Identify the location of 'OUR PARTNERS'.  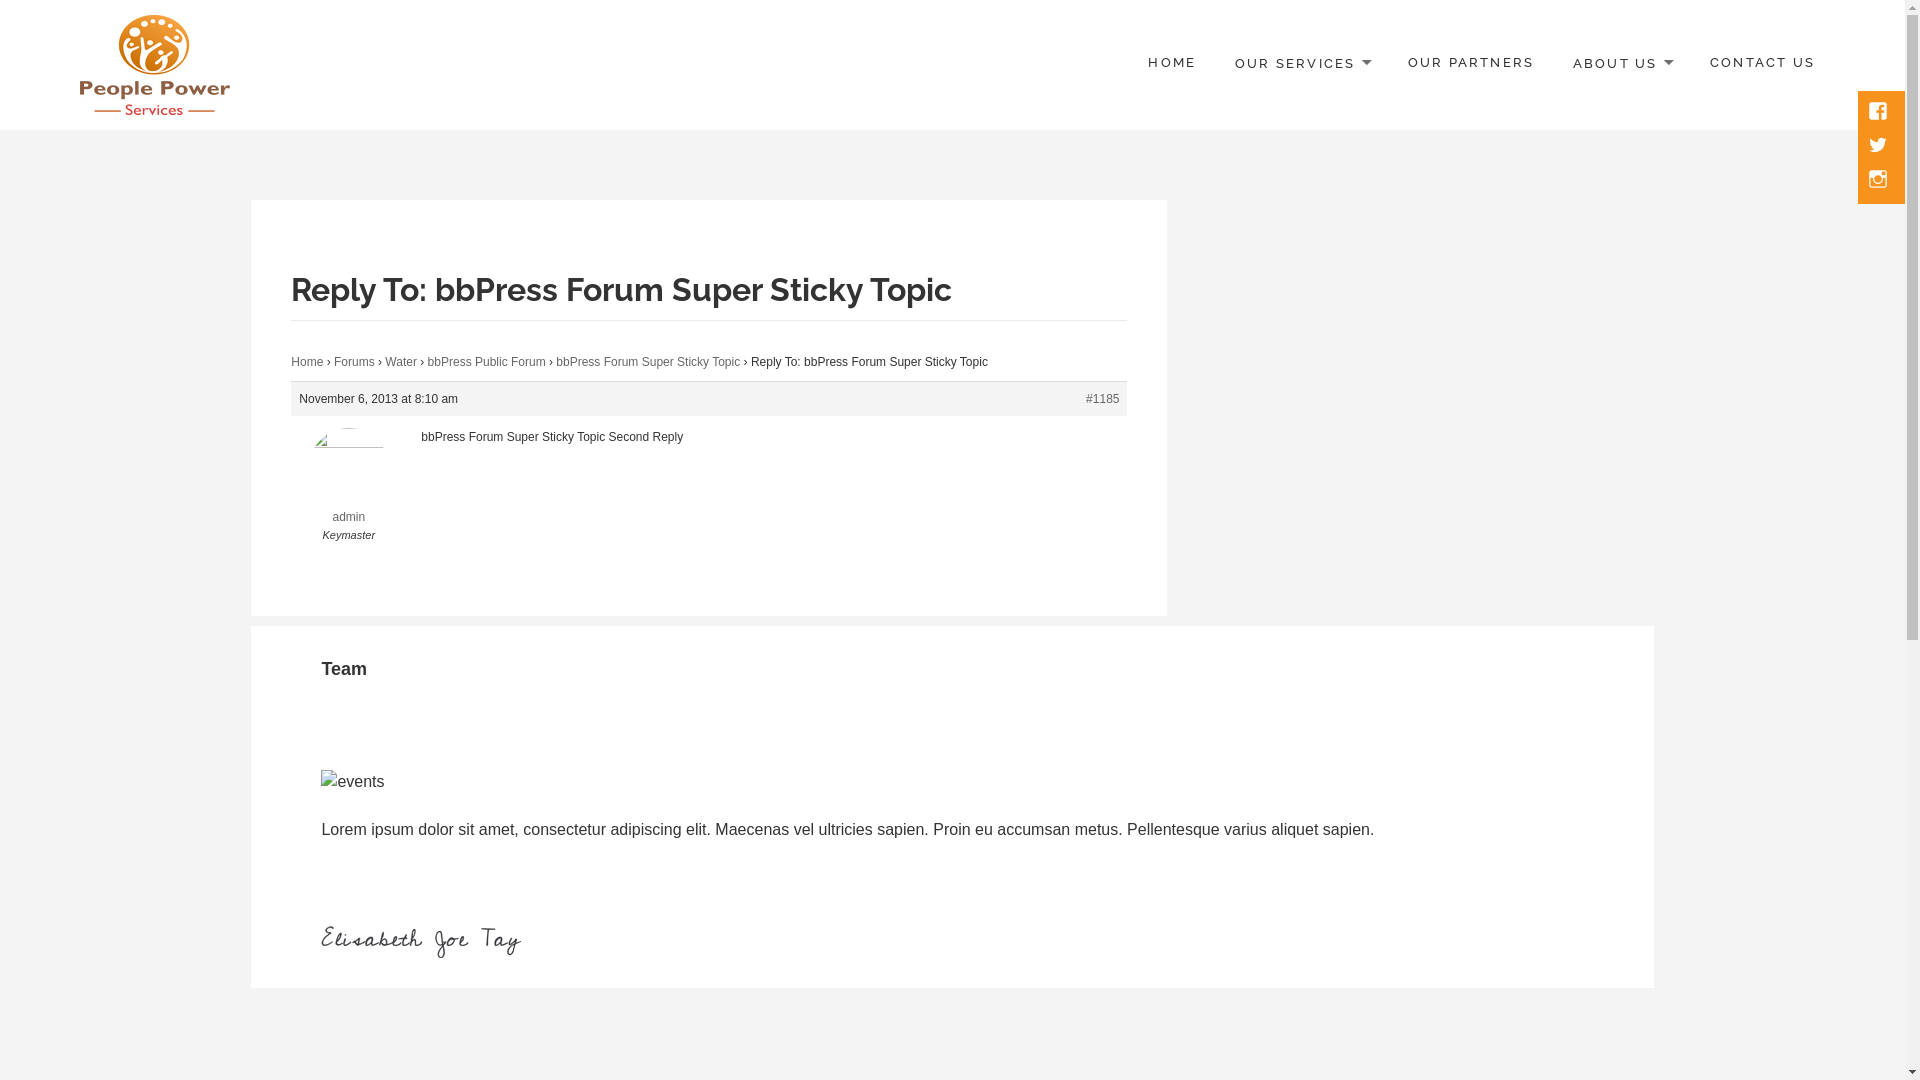
(1471, 63).